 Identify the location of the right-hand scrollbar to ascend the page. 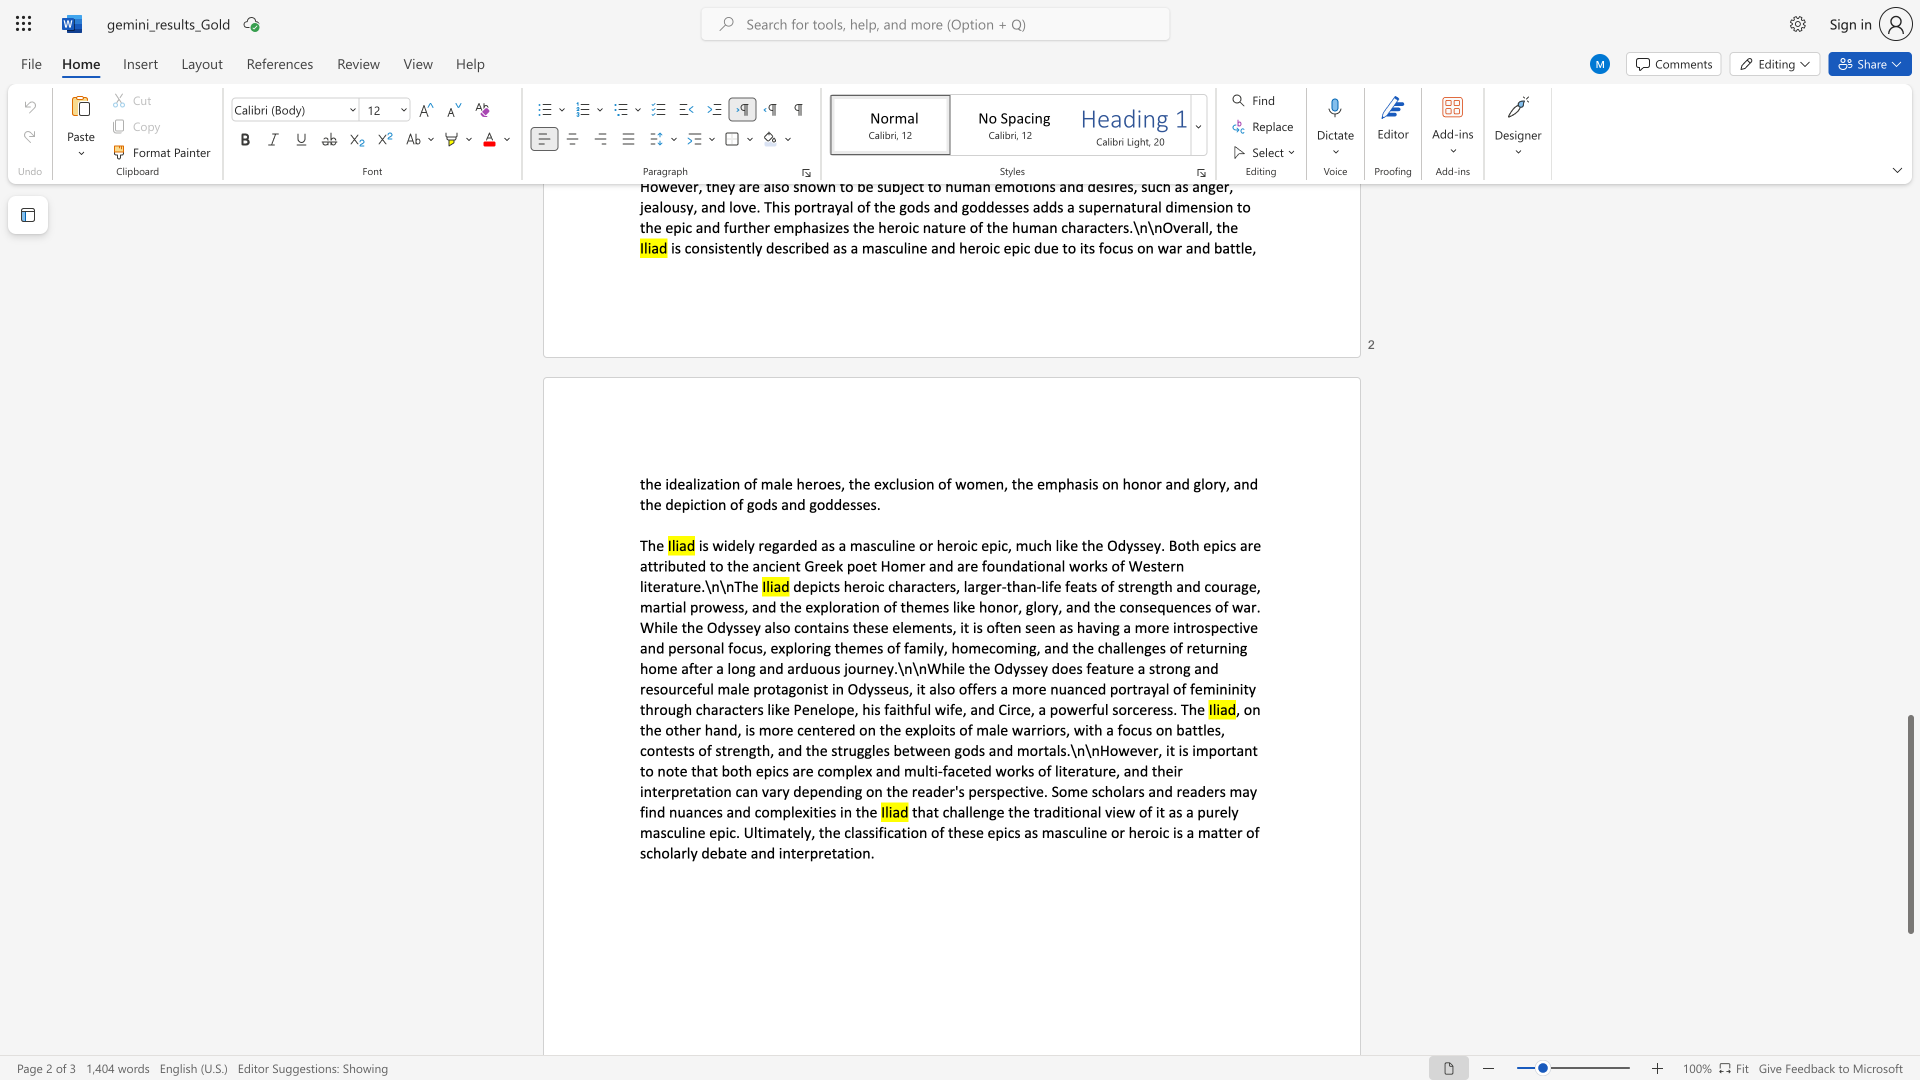
(1909, 270).